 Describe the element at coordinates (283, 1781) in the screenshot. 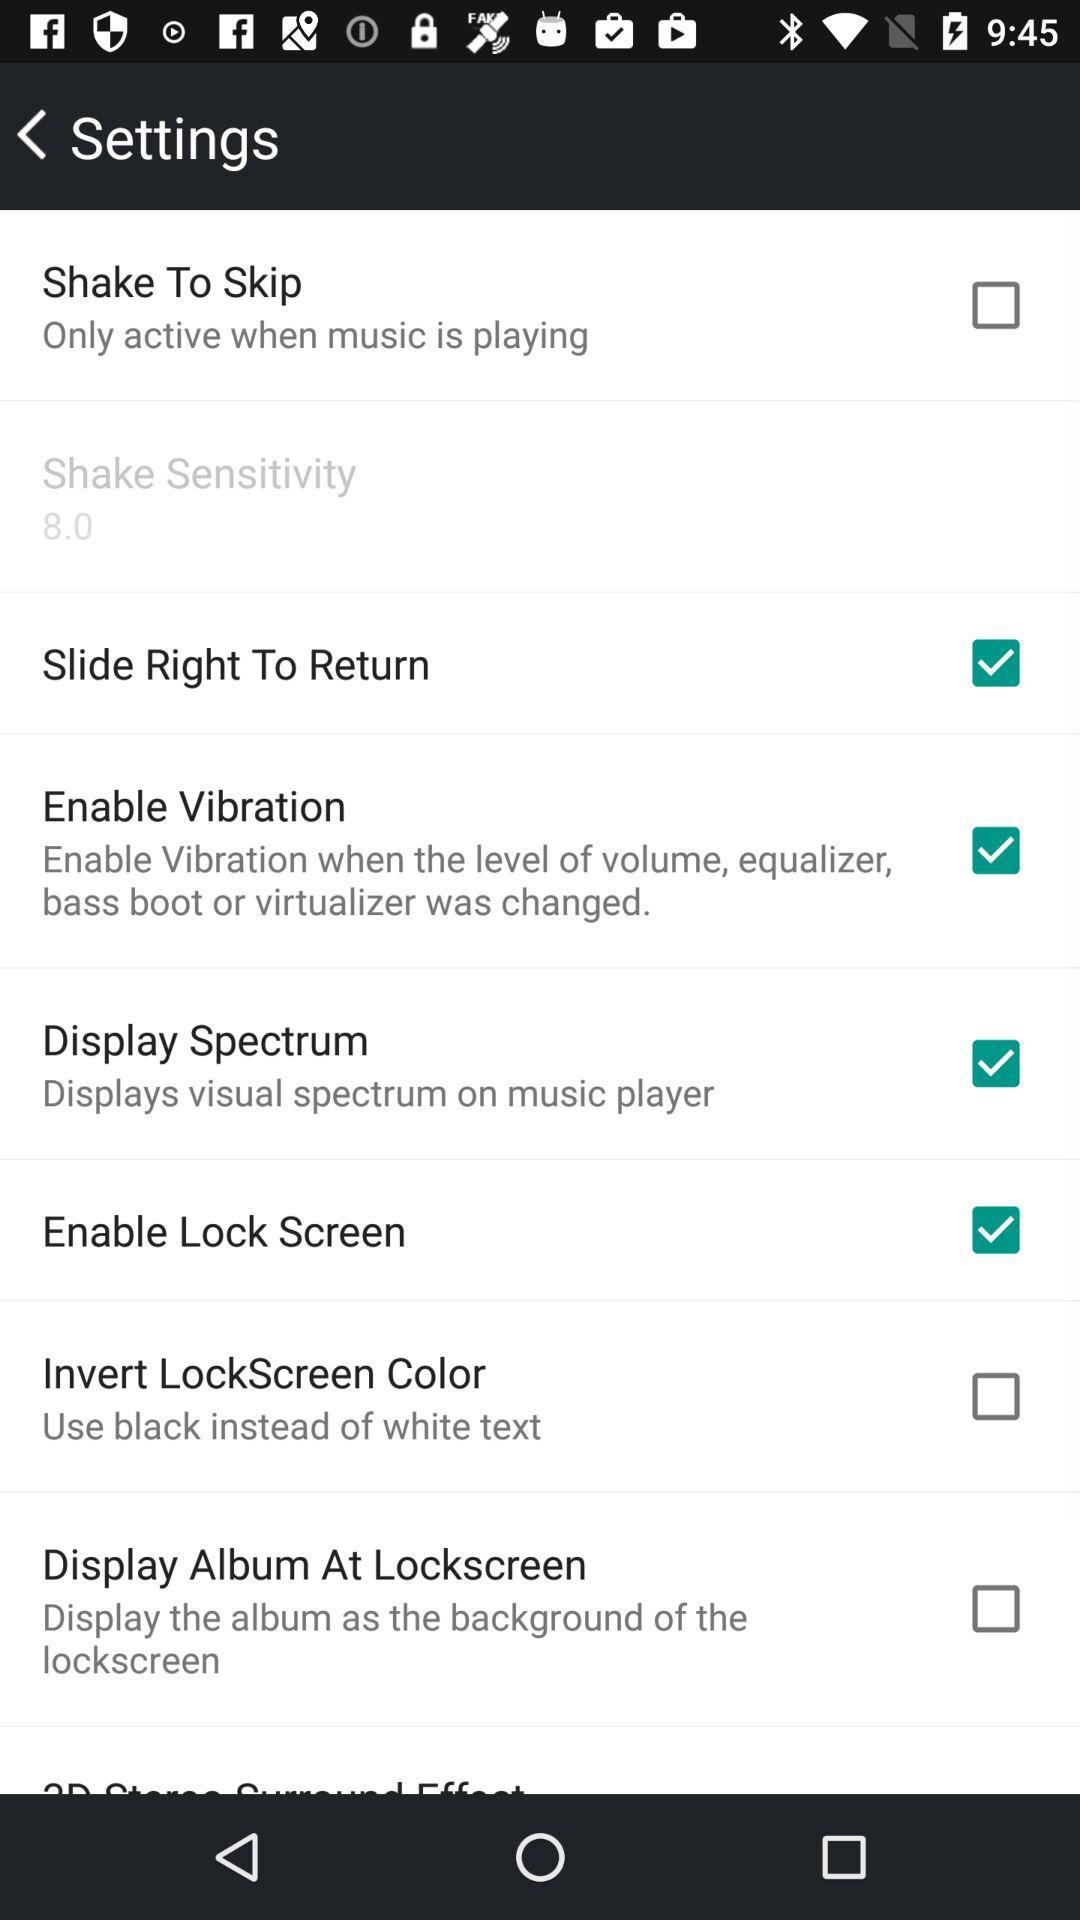

I see `the 3d stereo surround item` at that location.